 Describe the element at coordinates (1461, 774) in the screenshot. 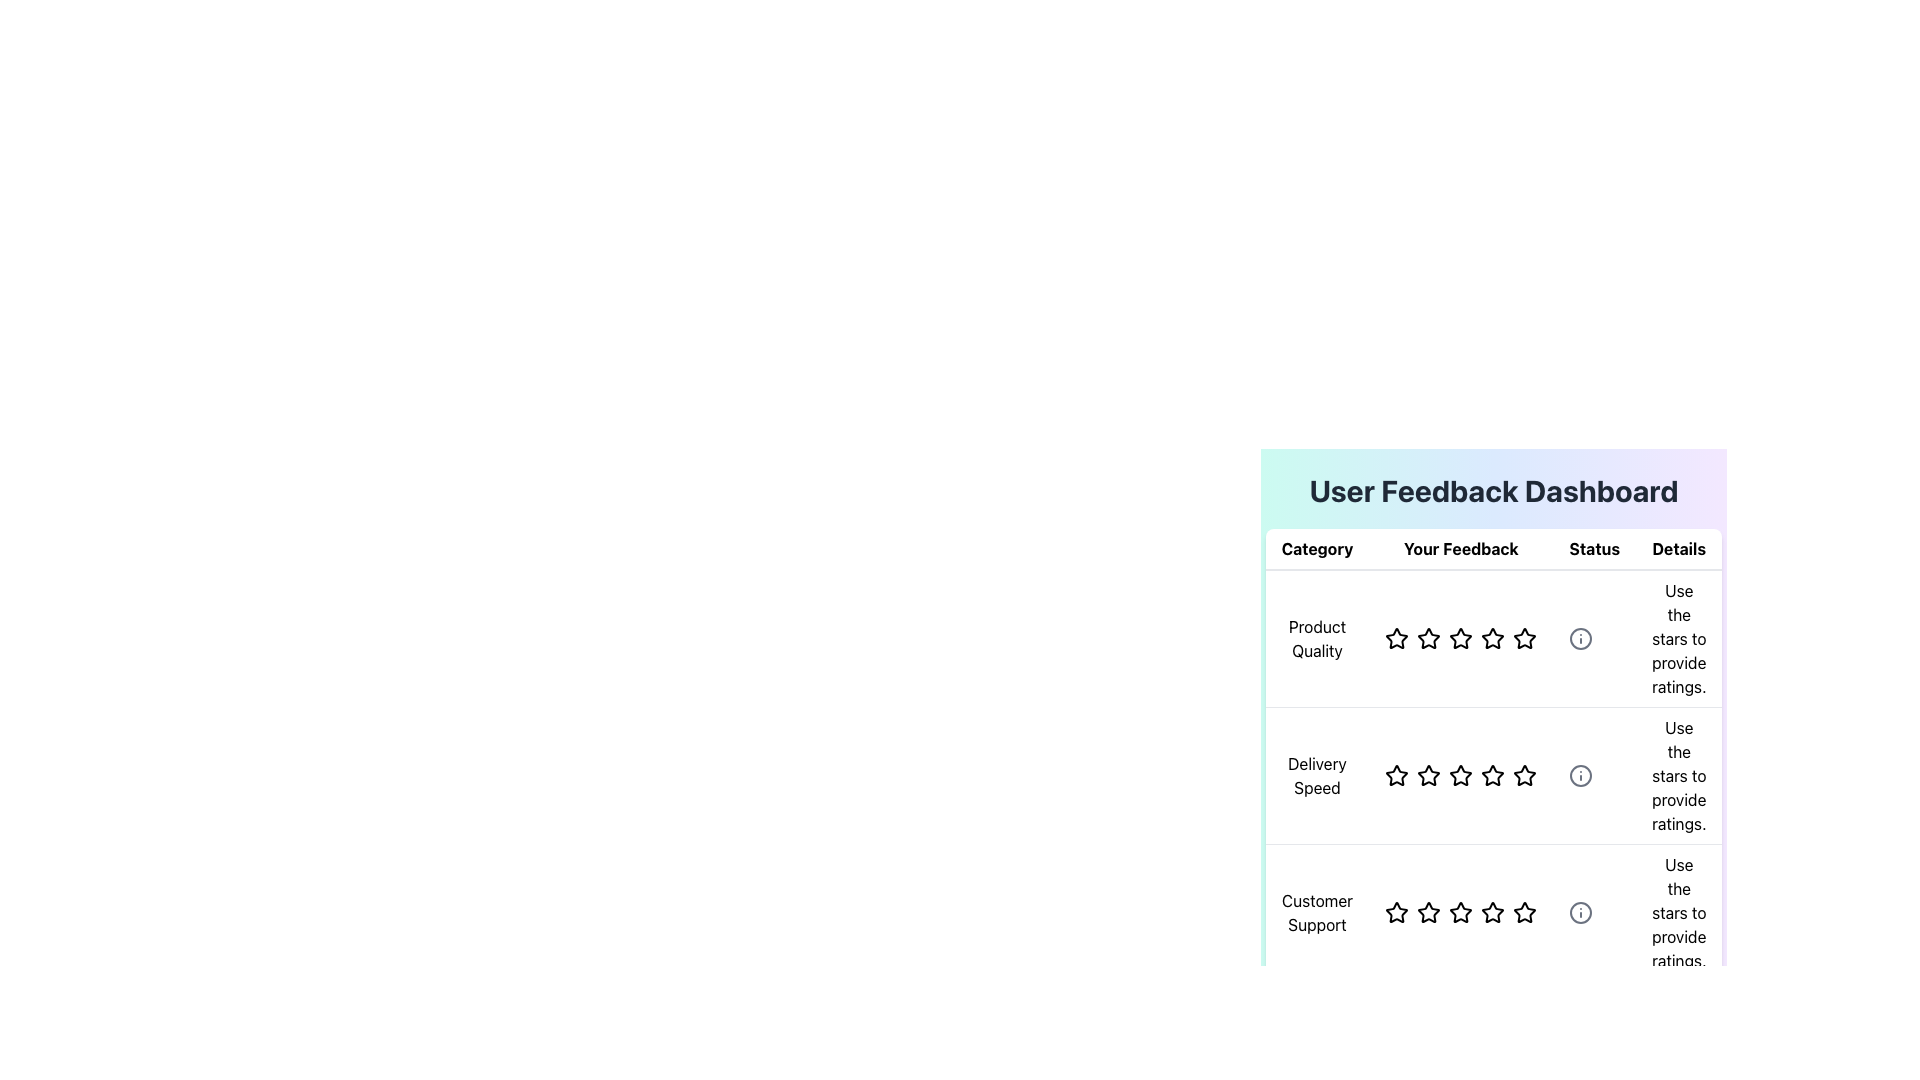

I see `the third clickable star icon in the rating control for the 'Delivery Speed' category` at that location.